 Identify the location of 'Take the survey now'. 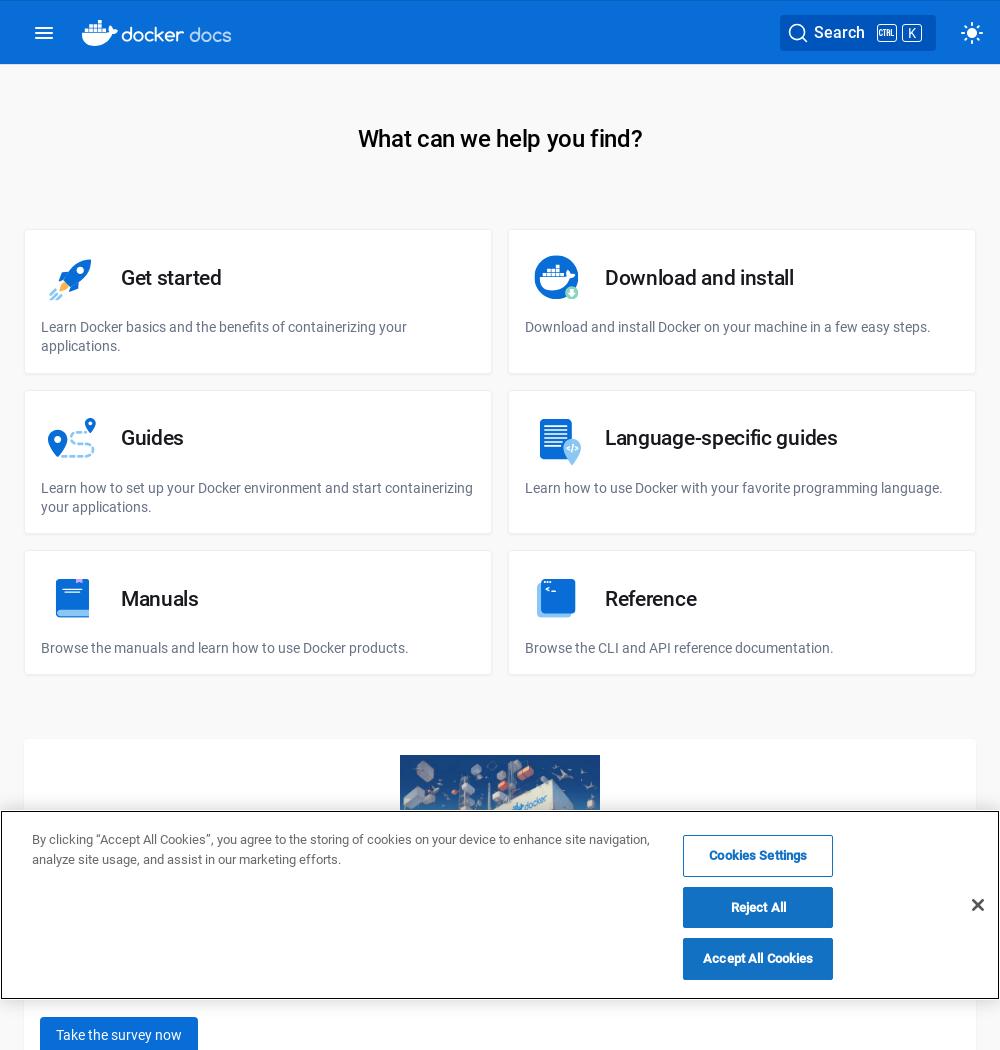
(118, 1033).